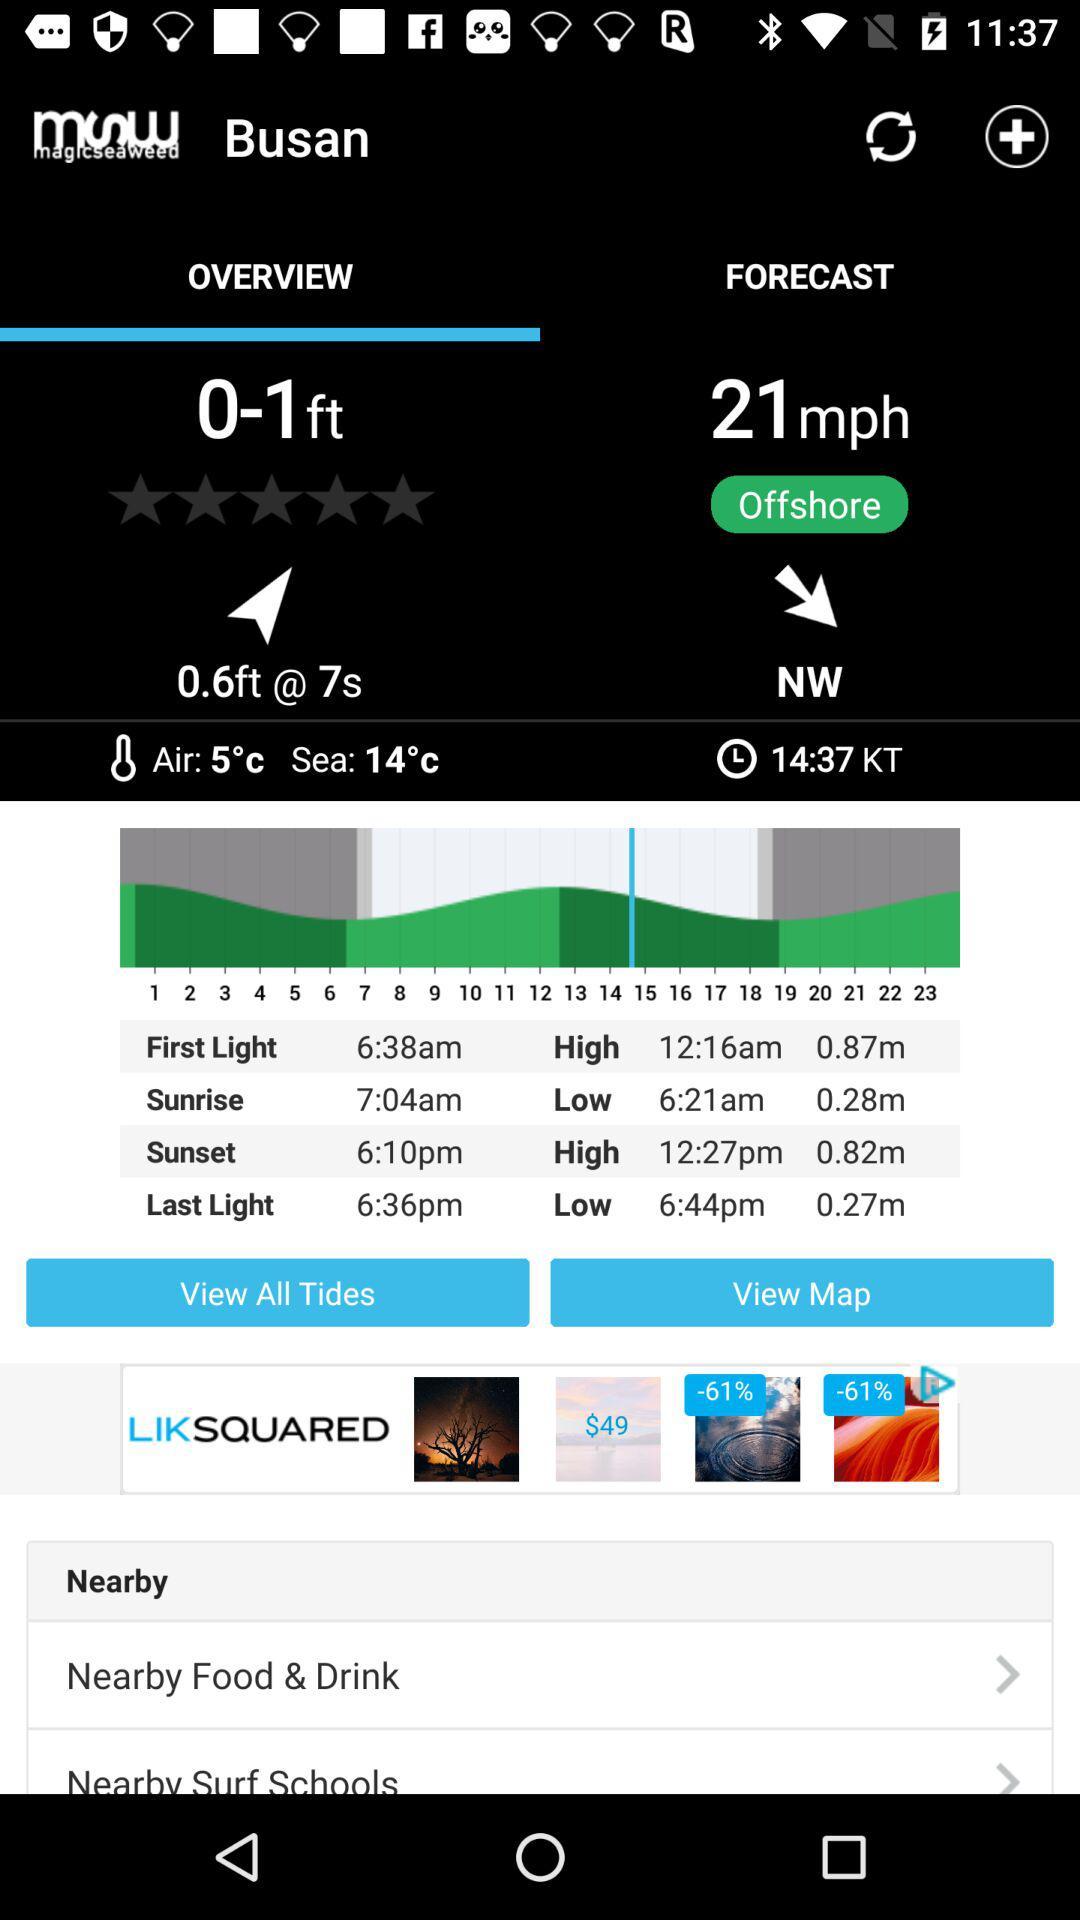 The width and height of the screenshot is (1080, 1920). Describe the element at coordinates (231, 1762) in the screenshot. I see `nearby surf schools icon` at that location.